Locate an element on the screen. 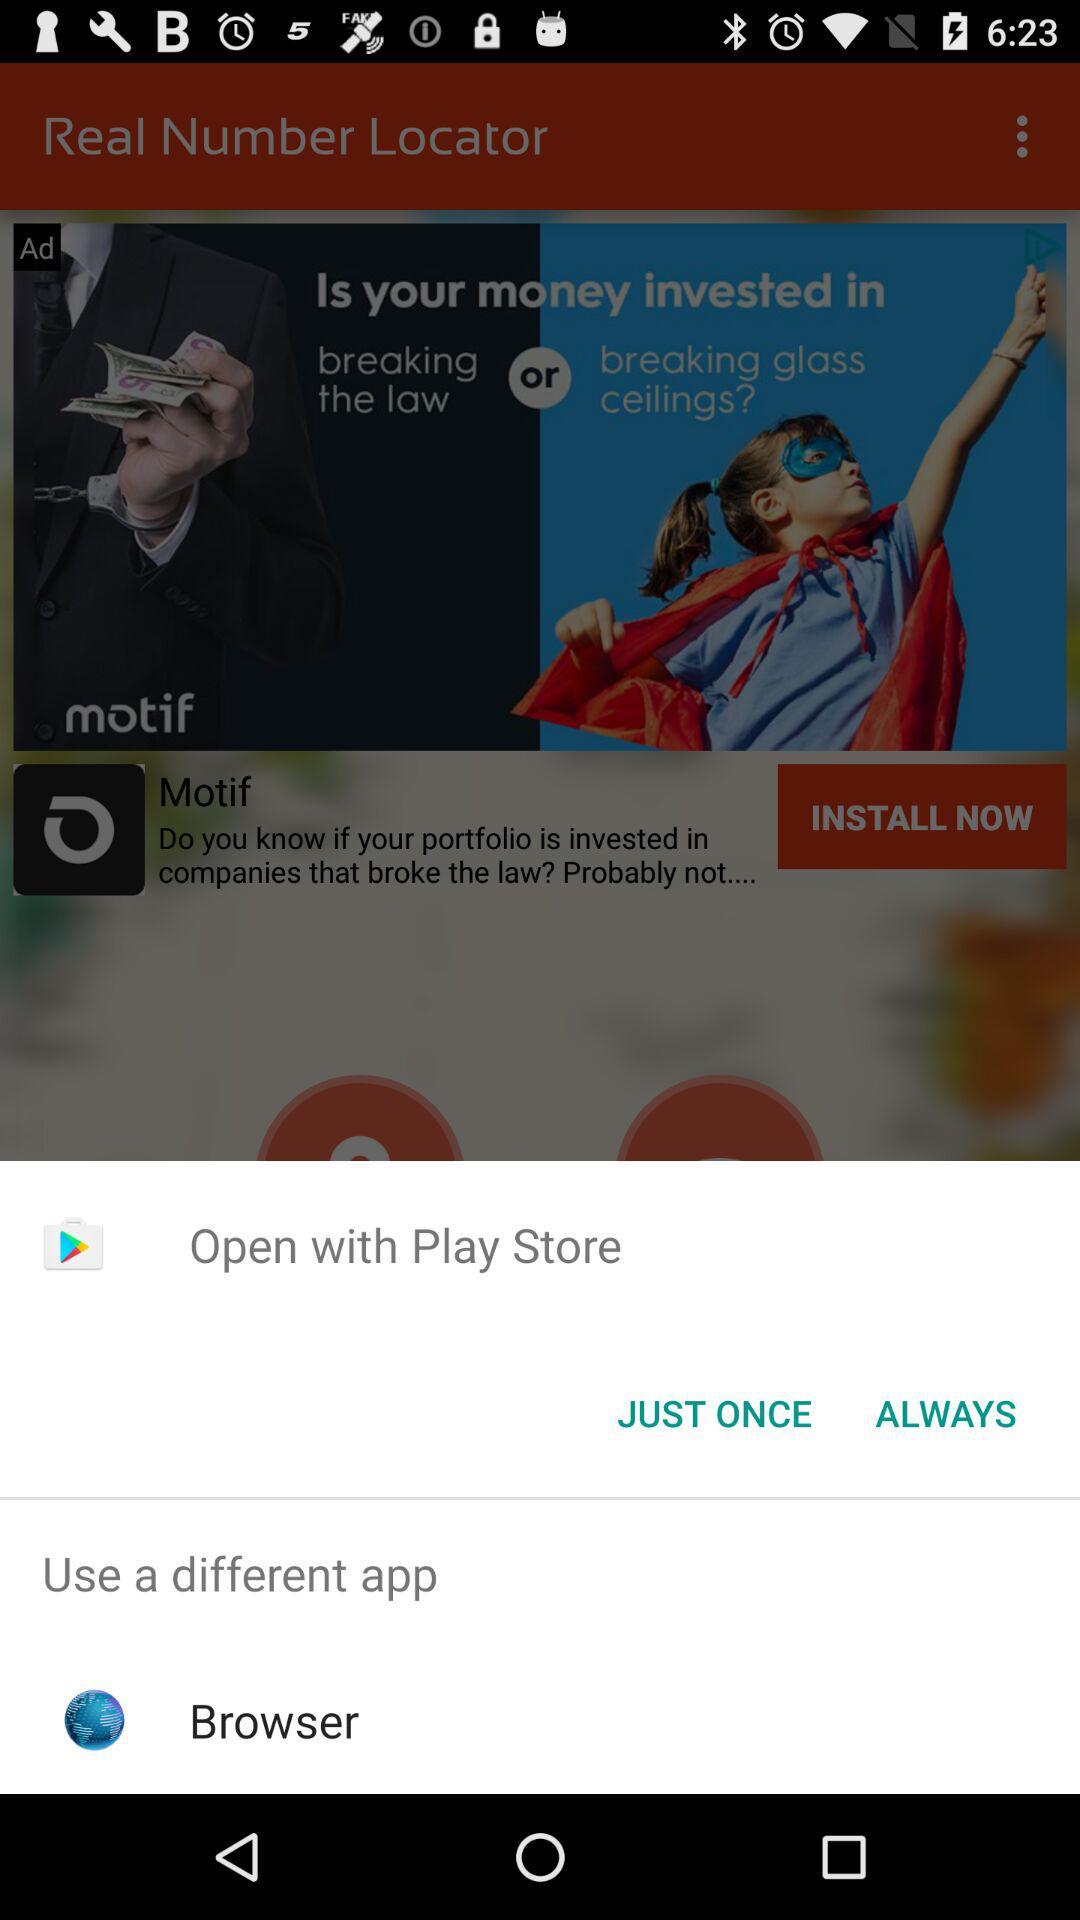  the just once button is located at coordinates (713, 1411).